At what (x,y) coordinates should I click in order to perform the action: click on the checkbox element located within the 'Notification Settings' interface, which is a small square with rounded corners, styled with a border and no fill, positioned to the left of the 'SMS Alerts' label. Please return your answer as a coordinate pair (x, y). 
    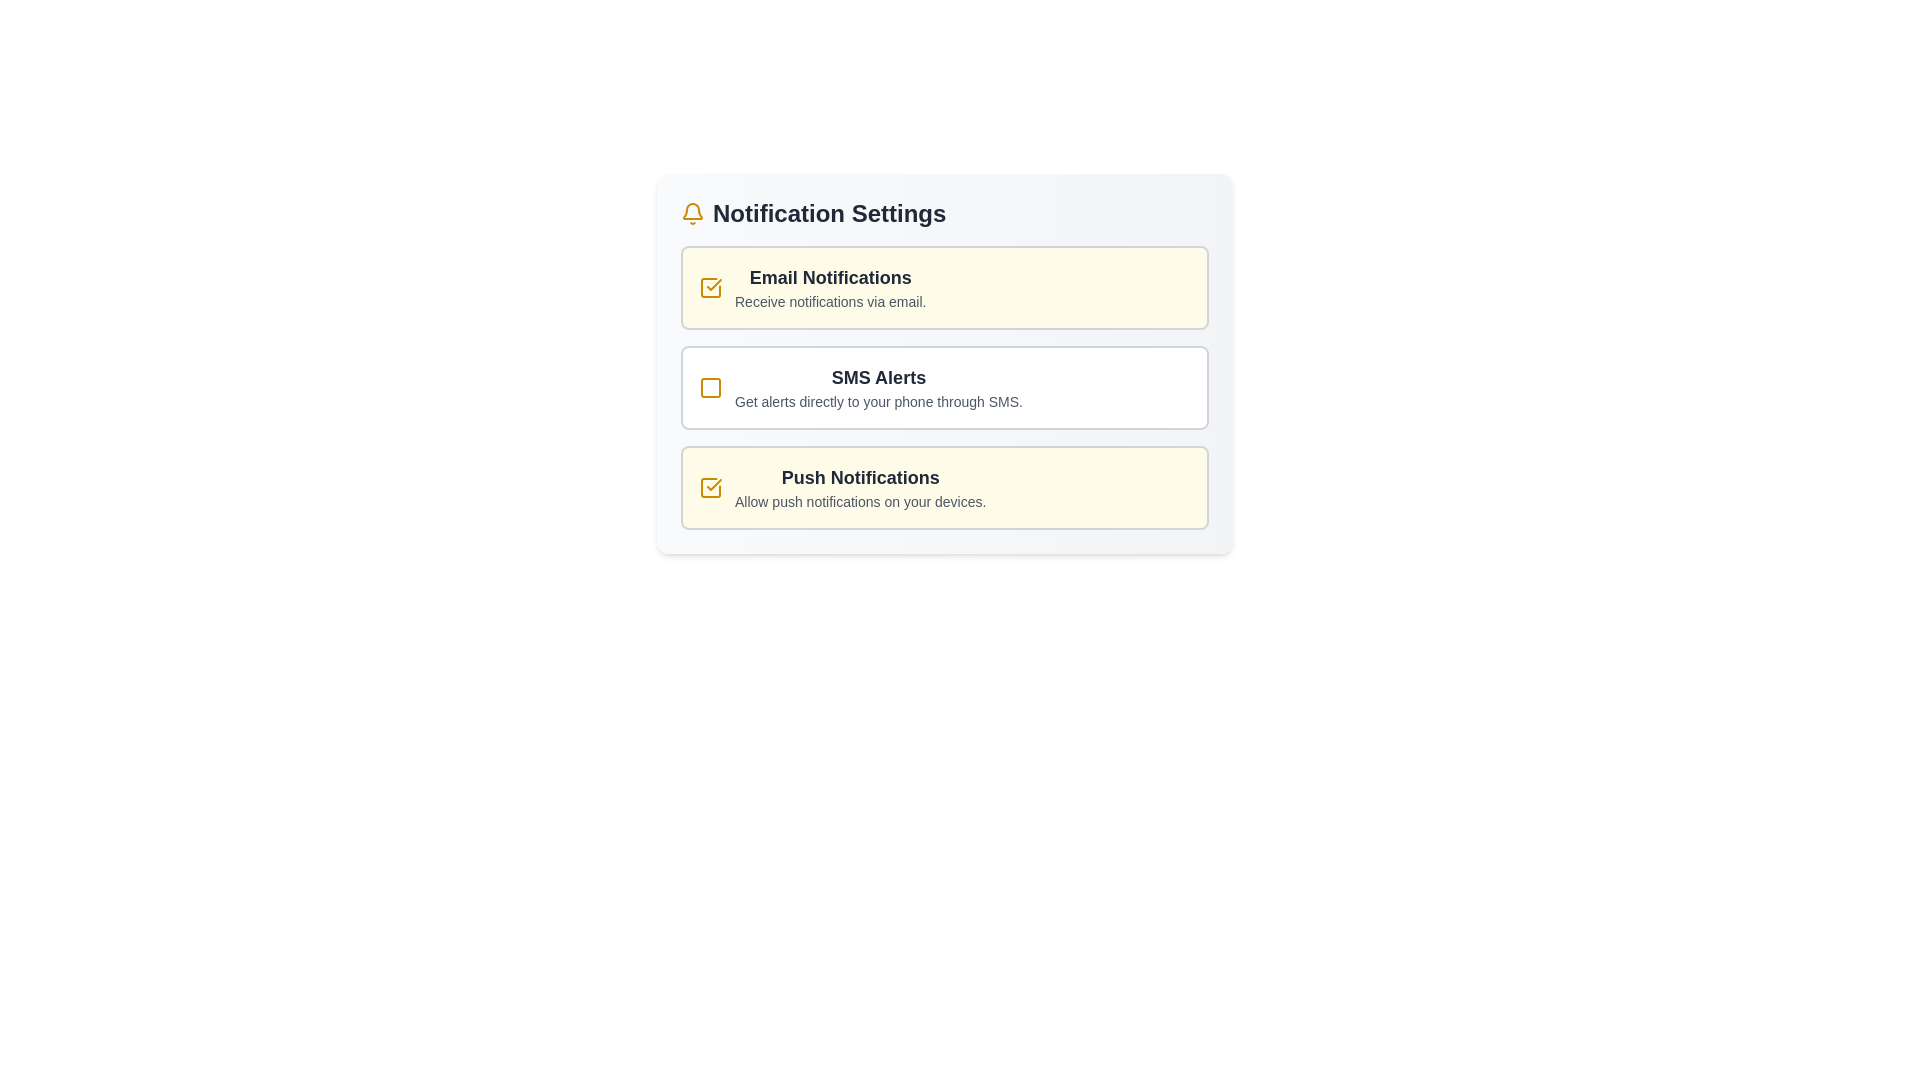
    Looking at the image, I should click on (710, 388).